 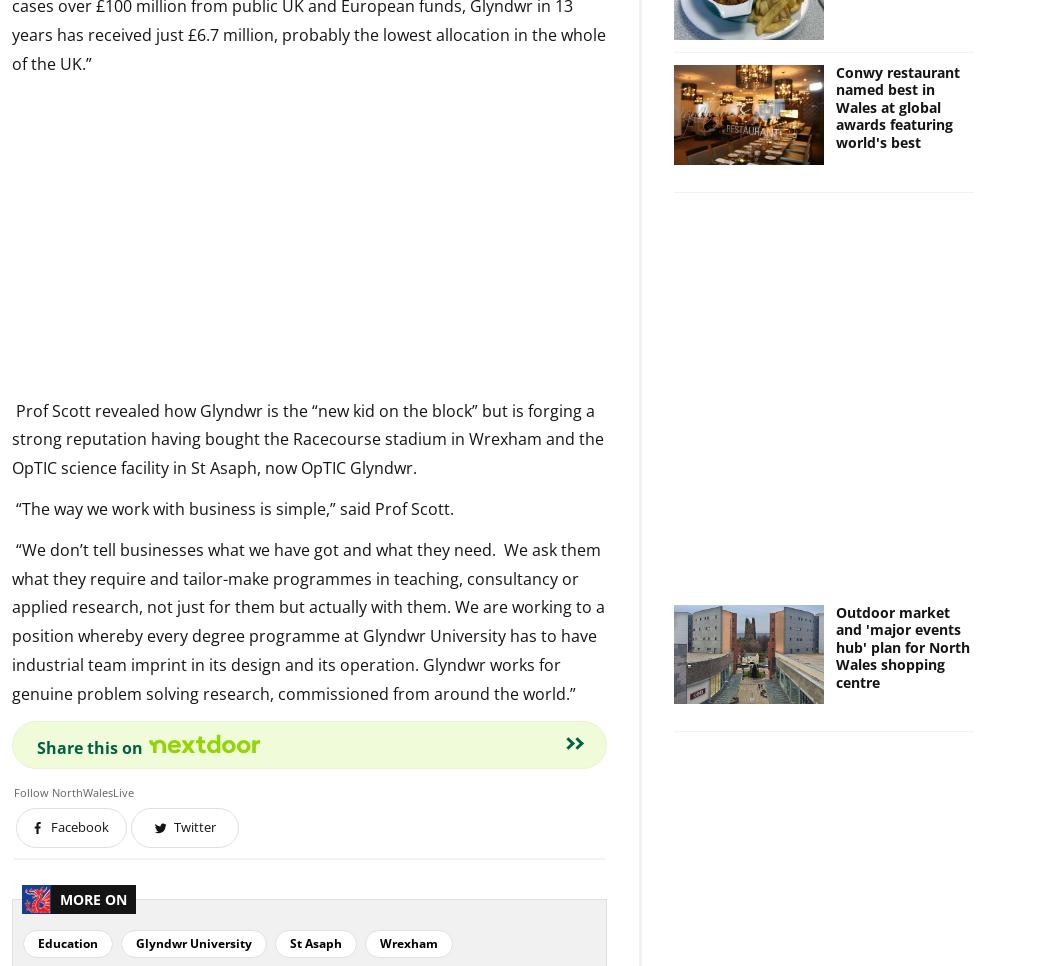 I want to click on 'Prof Scott revealed how Glyndwr is the “new kid on the block” but is forging a strong reputation having bought the Racecourse stadium in Wrexham and the OpTIC science facility in St Asaph, now OpTIC Glyndwr.', so click(x=307, y=438).